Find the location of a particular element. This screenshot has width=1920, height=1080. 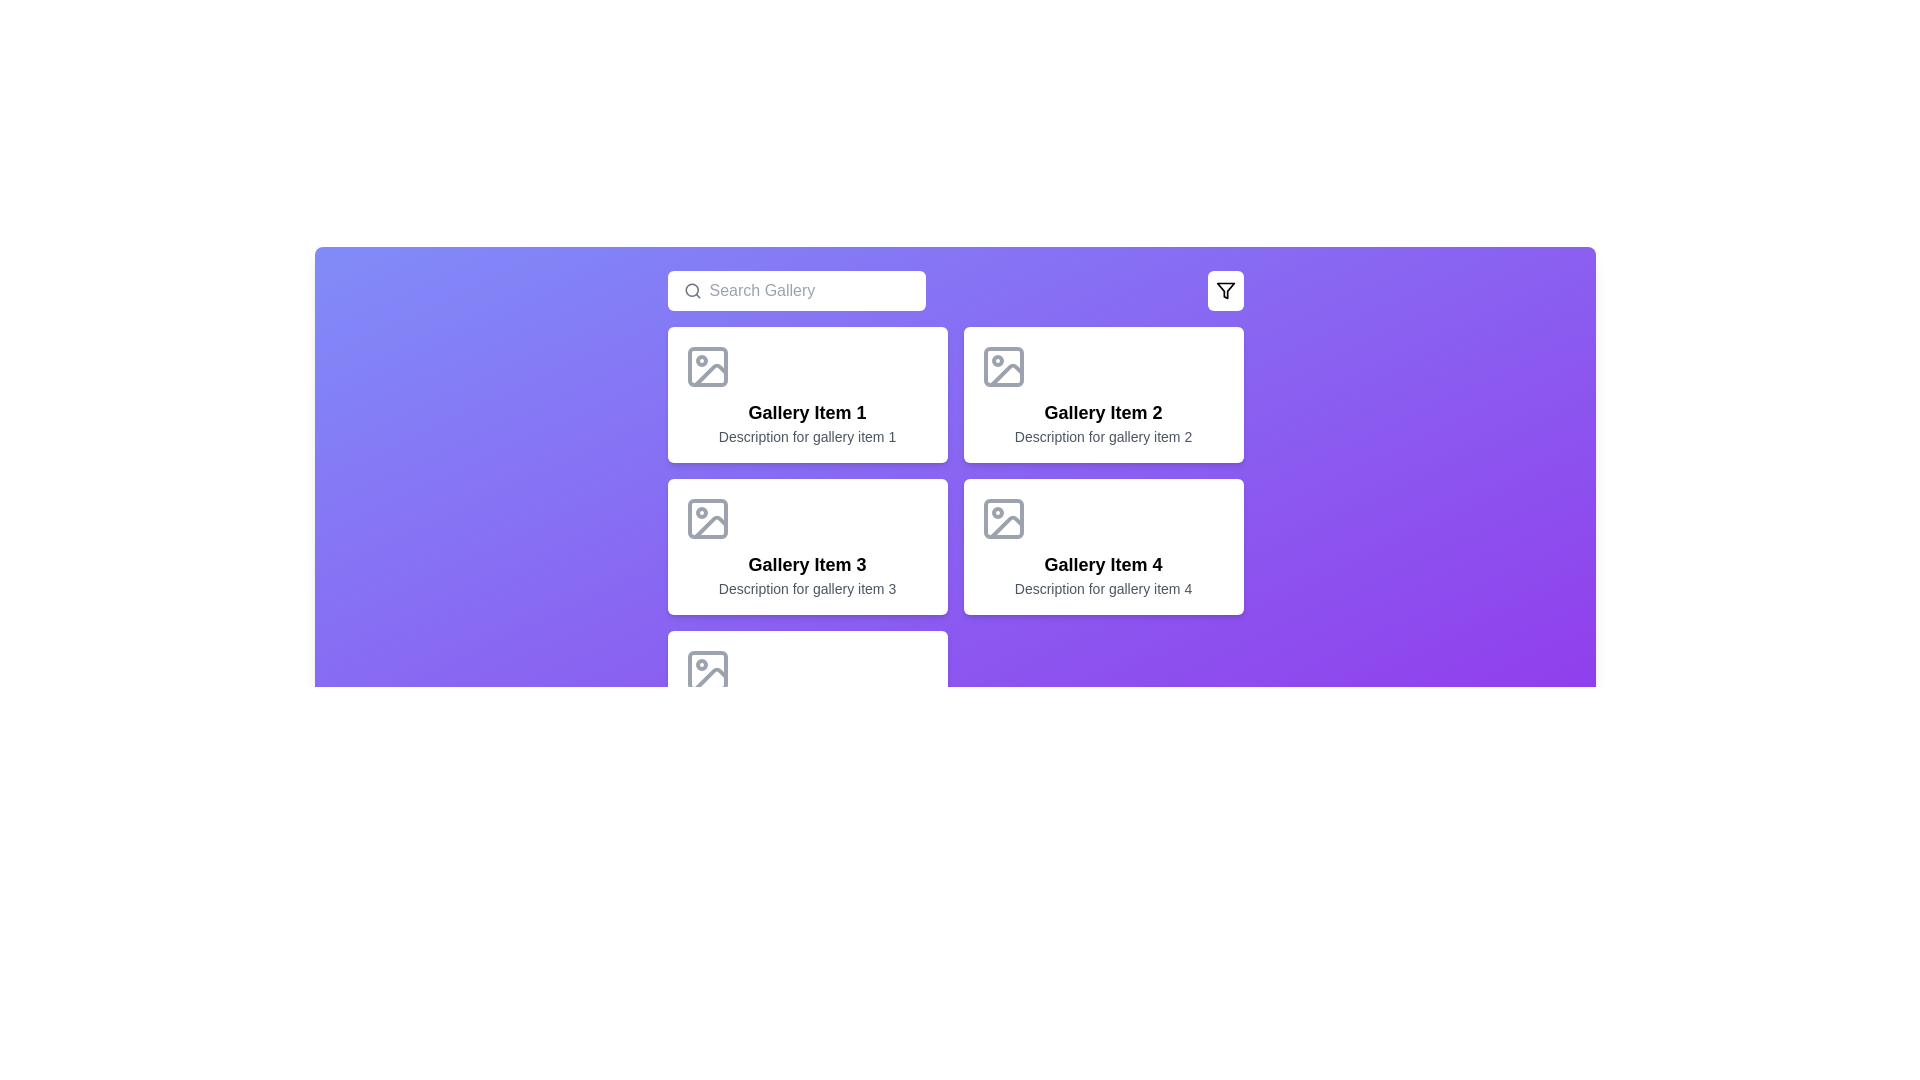

descriptive text label for 'Gallery Item 4' located in the bottom-right card of the gallery items is located at coordinates (1102, 588).